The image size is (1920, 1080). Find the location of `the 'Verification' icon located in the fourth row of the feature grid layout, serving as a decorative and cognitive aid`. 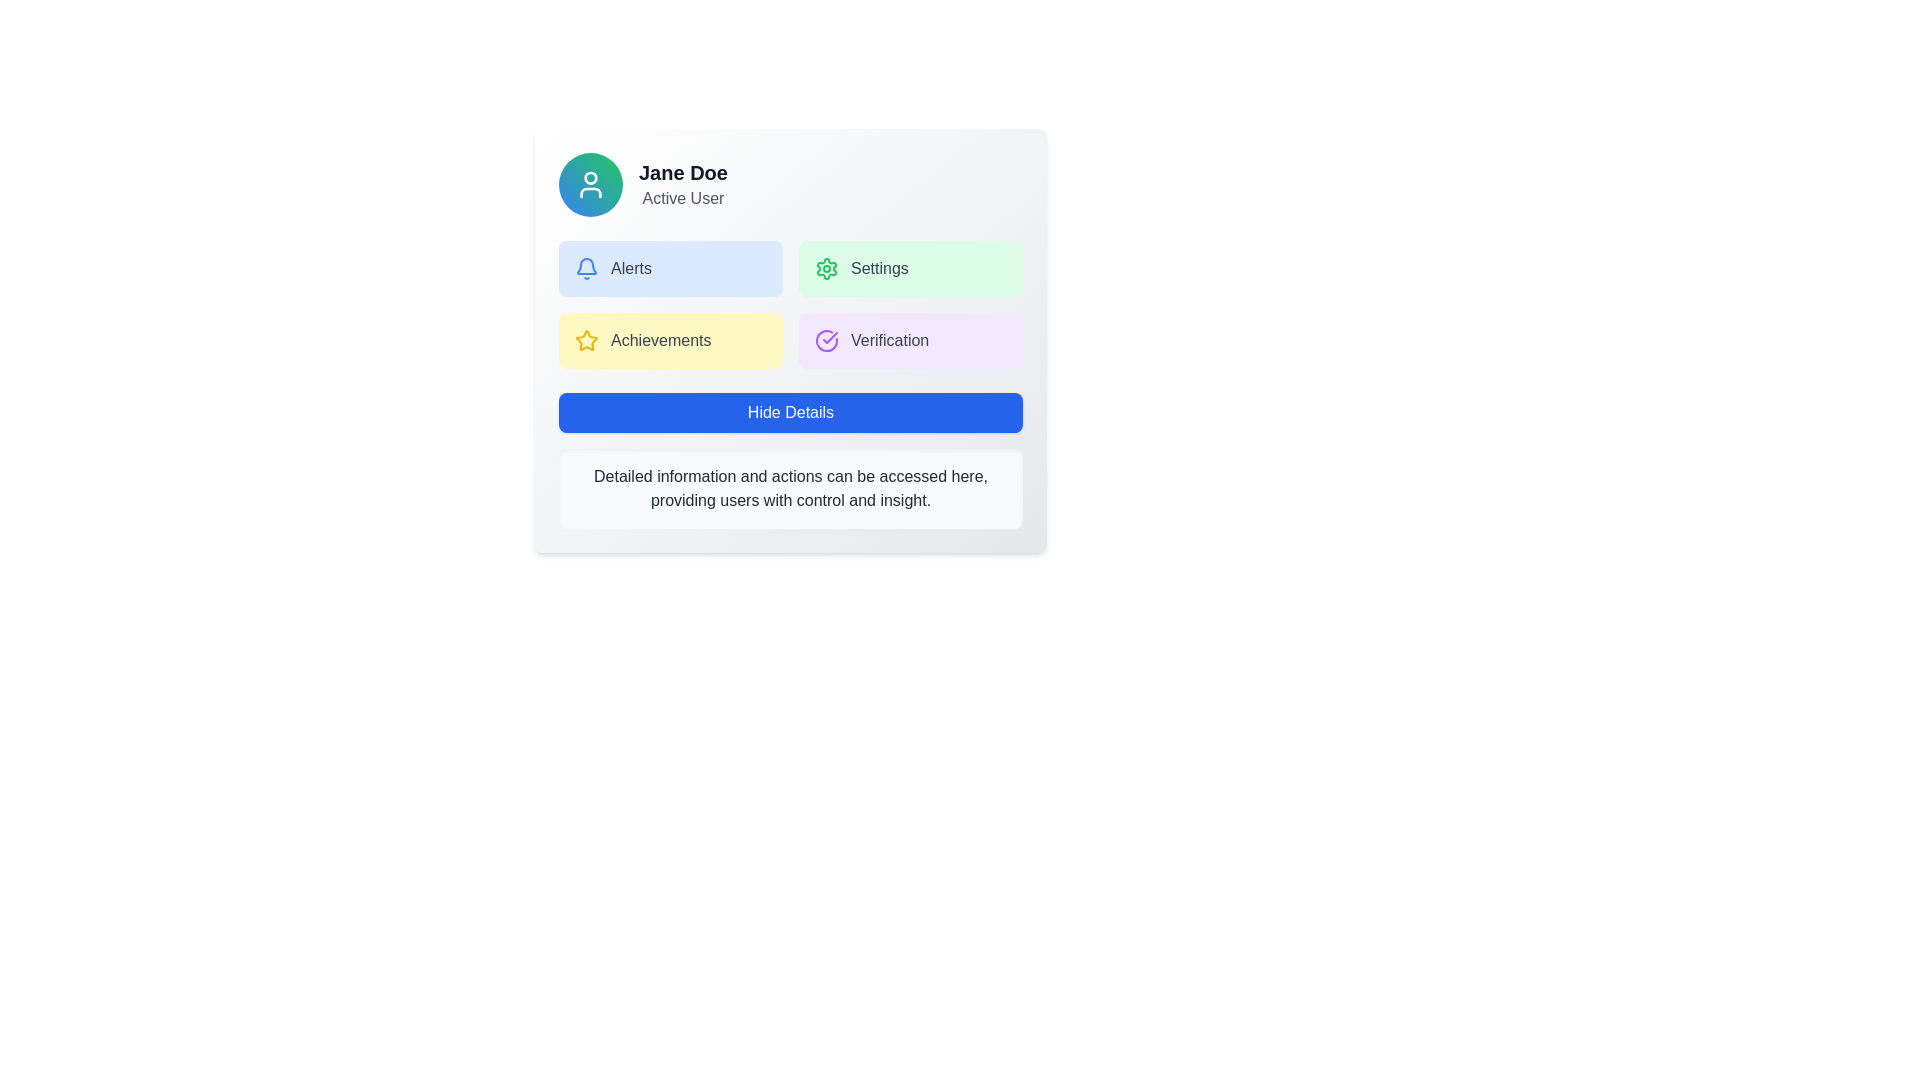

the 'Verification' icon located in the fourth row of the feature grid layout, serving as a decorative and cognitive aid is located at coordinates (826, 339).